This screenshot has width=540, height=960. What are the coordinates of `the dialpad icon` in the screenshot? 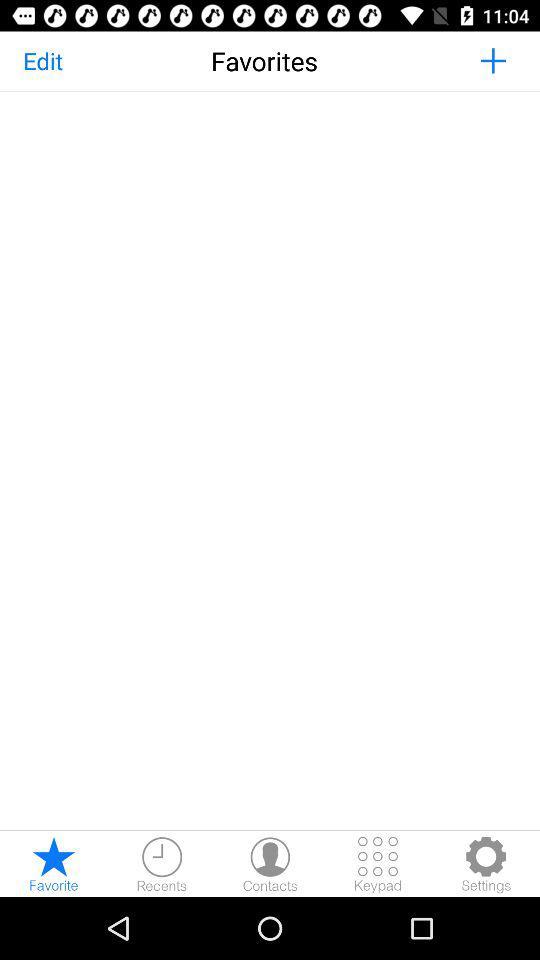 It's located at (378, 863).